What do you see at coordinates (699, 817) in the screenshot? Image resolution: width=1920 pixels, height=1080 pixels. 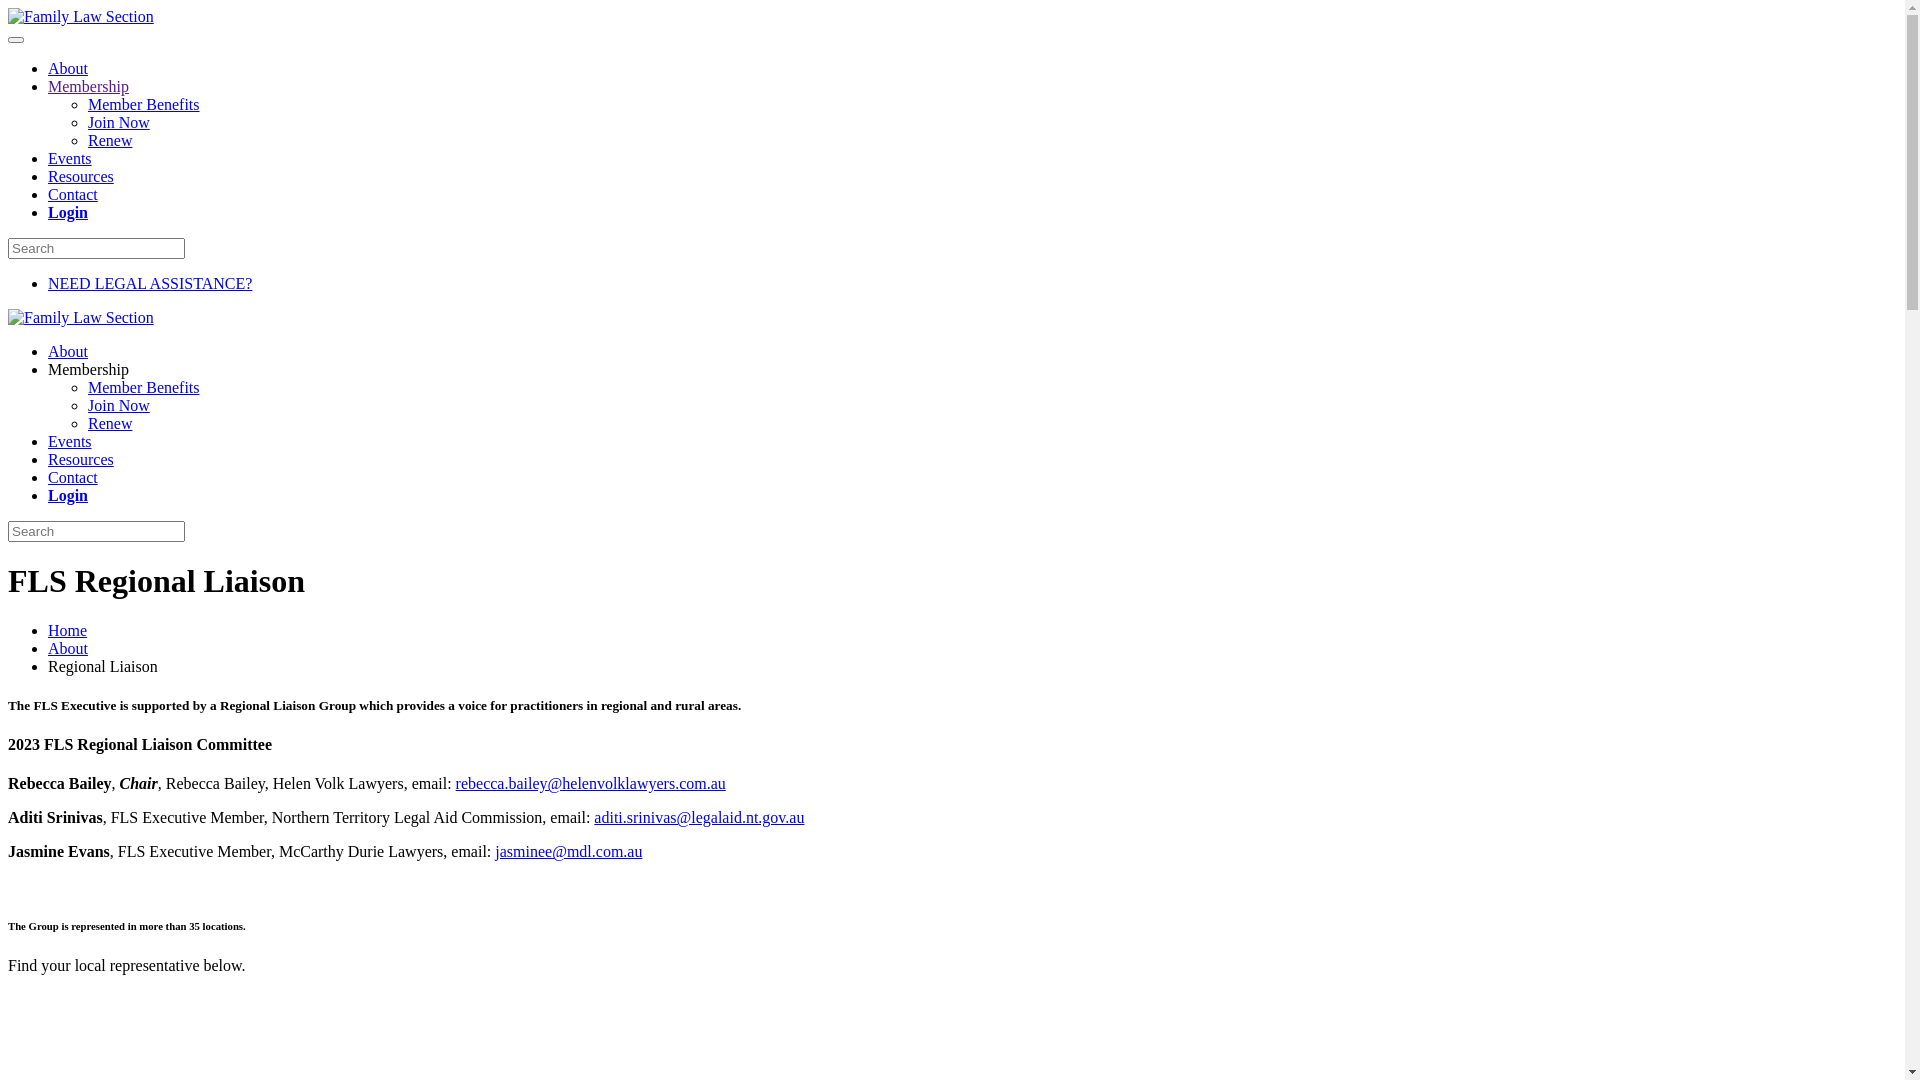 I see `'aditi.srinivas@legalaid.nt.gov.au'` at bounding box center [699, 817].